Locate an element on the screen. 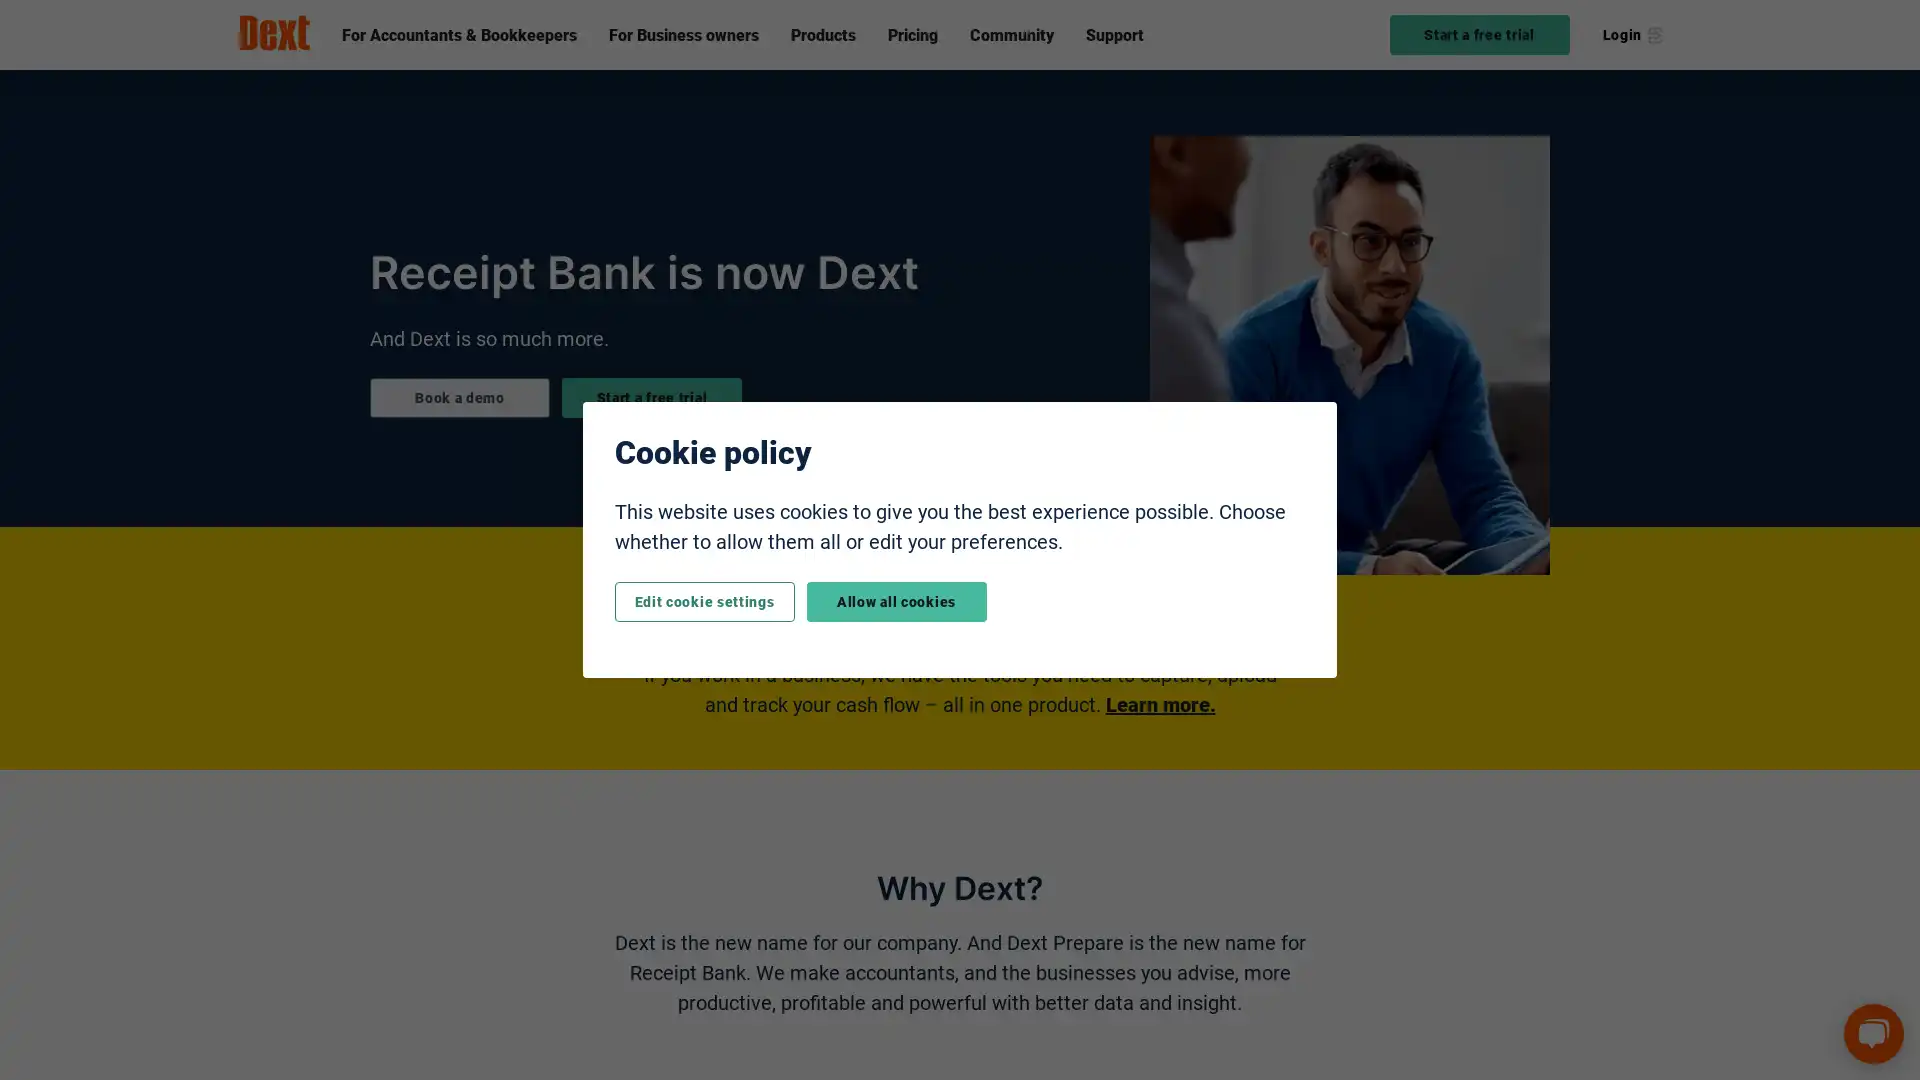 This screenshot has height=1080, width=1920. Edit cookie settings is located at coordinates (704, 600).